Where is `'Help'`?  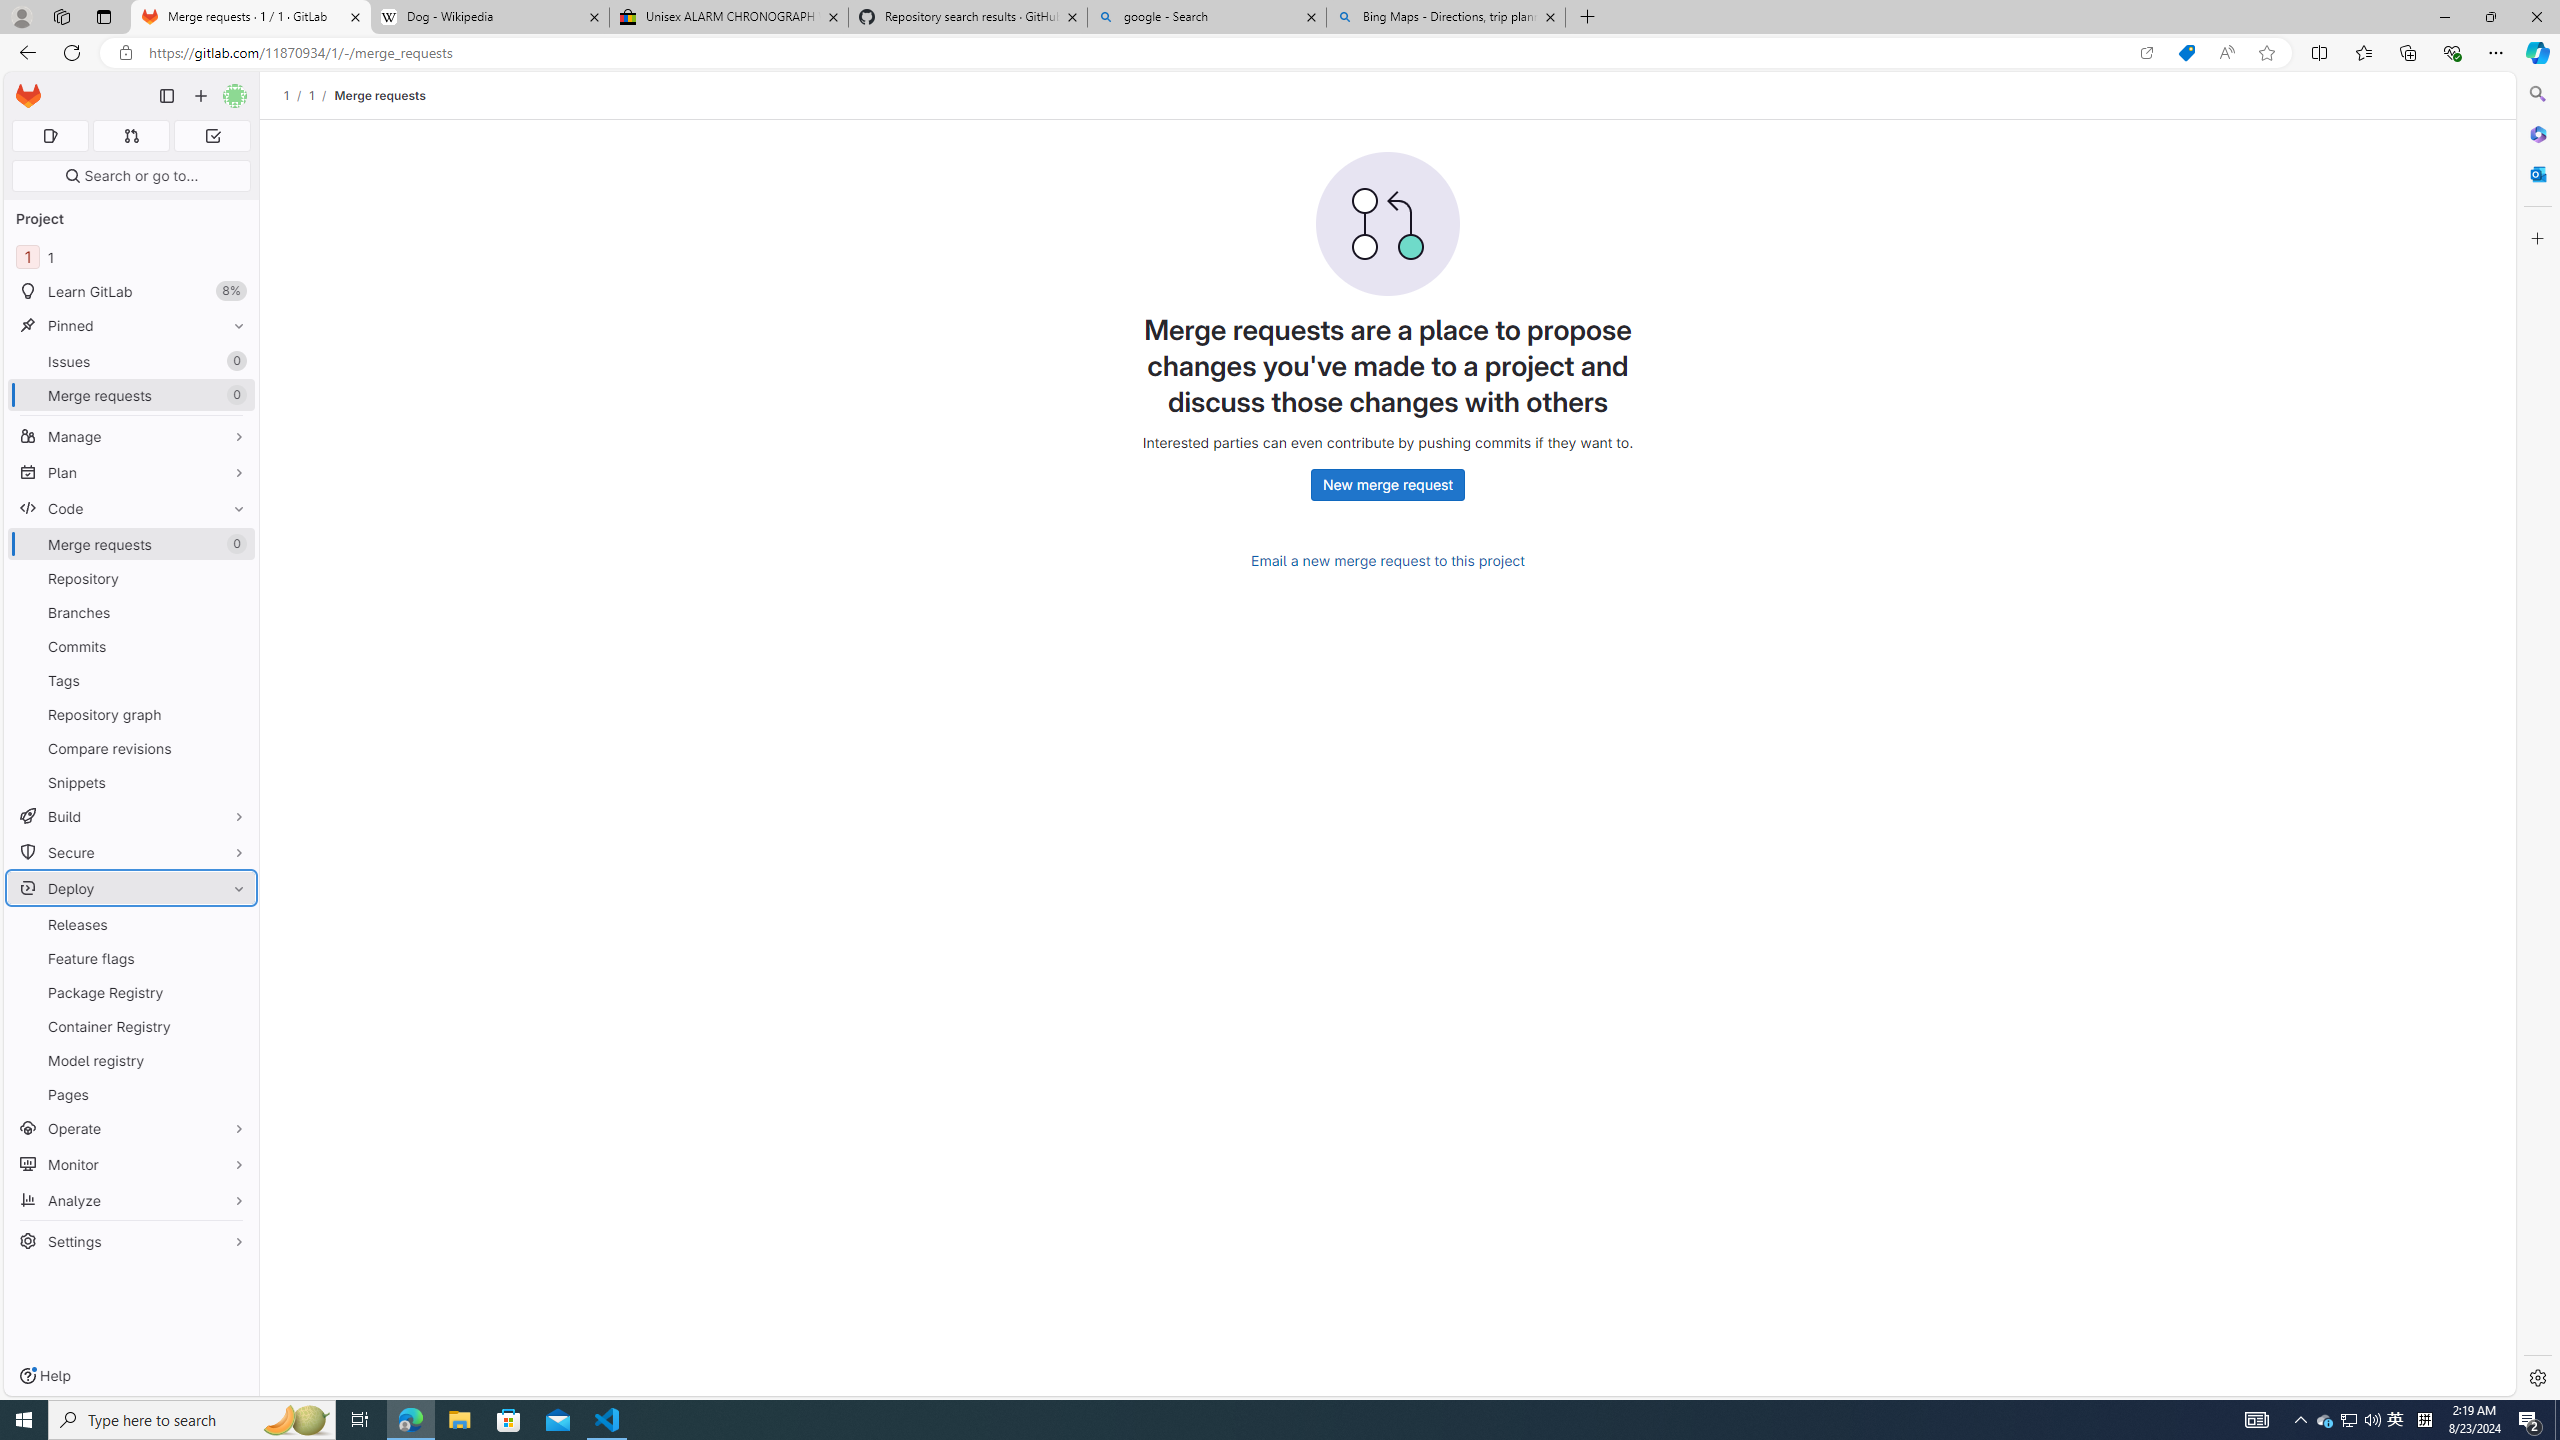
'Help' is located at coordinates (44, 1374).